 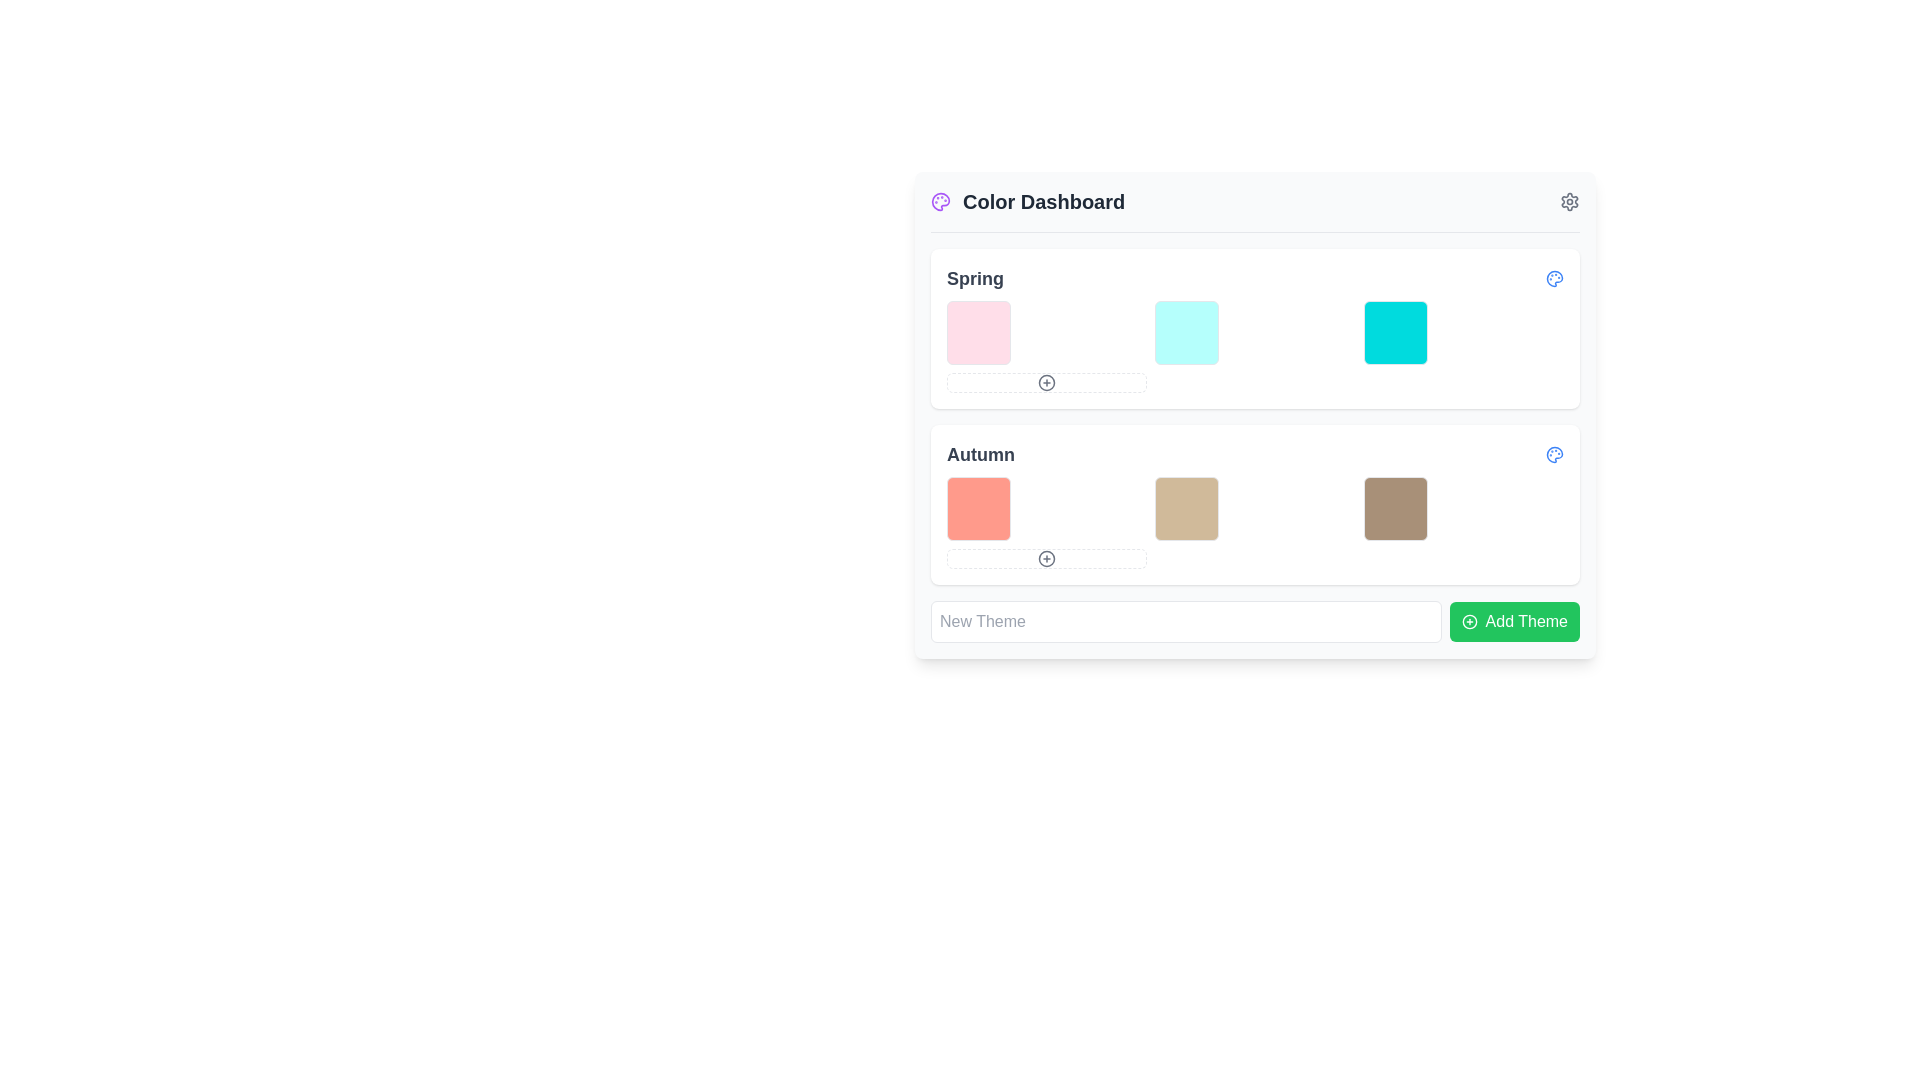 What do you see at coordinates (1554, 278) in the screenshot?
I see `the icon located in the top-right corner of the 'Spring' section in the Color Dashboard, adjacent to the text 'Spring' and aligned with the color squares` at bounding box center [1554, 278].